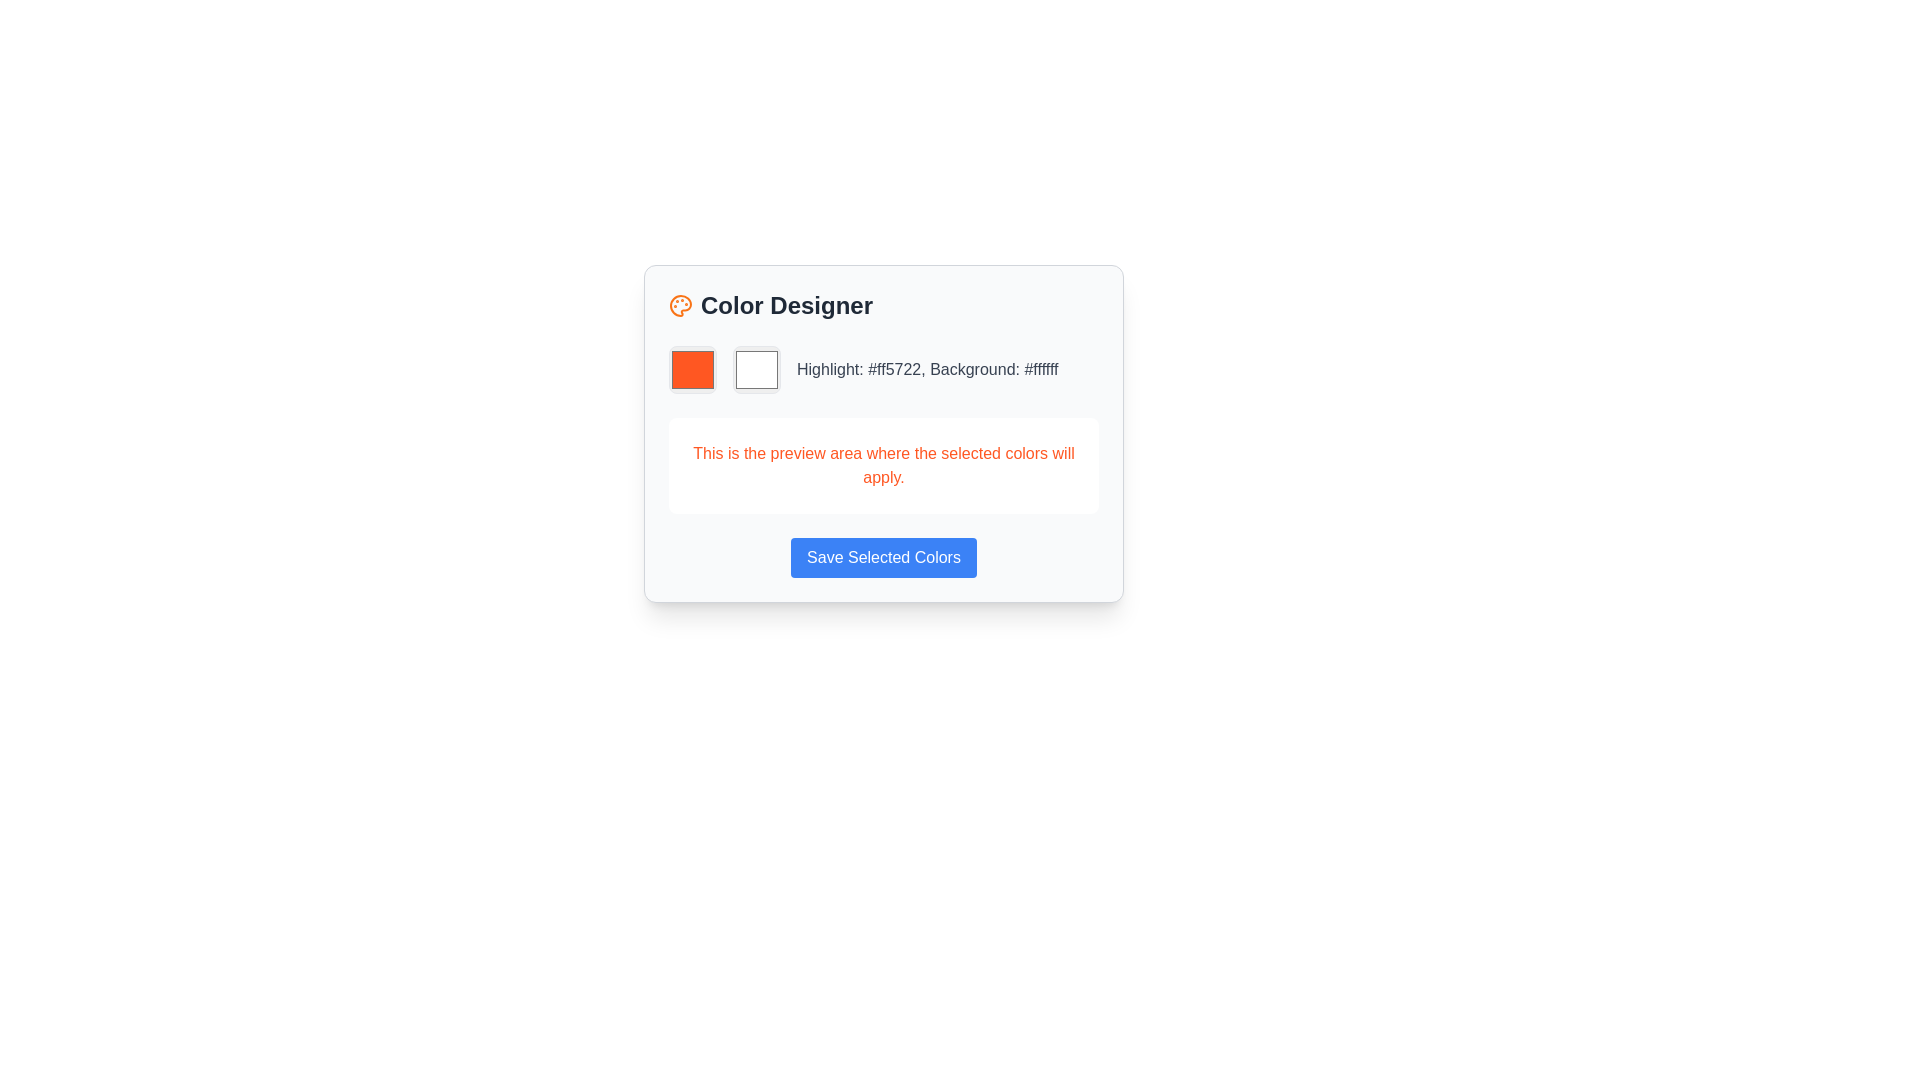 The width and height of the screenshot is (1920, 1080). Describe the element at coordinates (692, 370) in the screenshot. I see `the orange color selection box` at that location.